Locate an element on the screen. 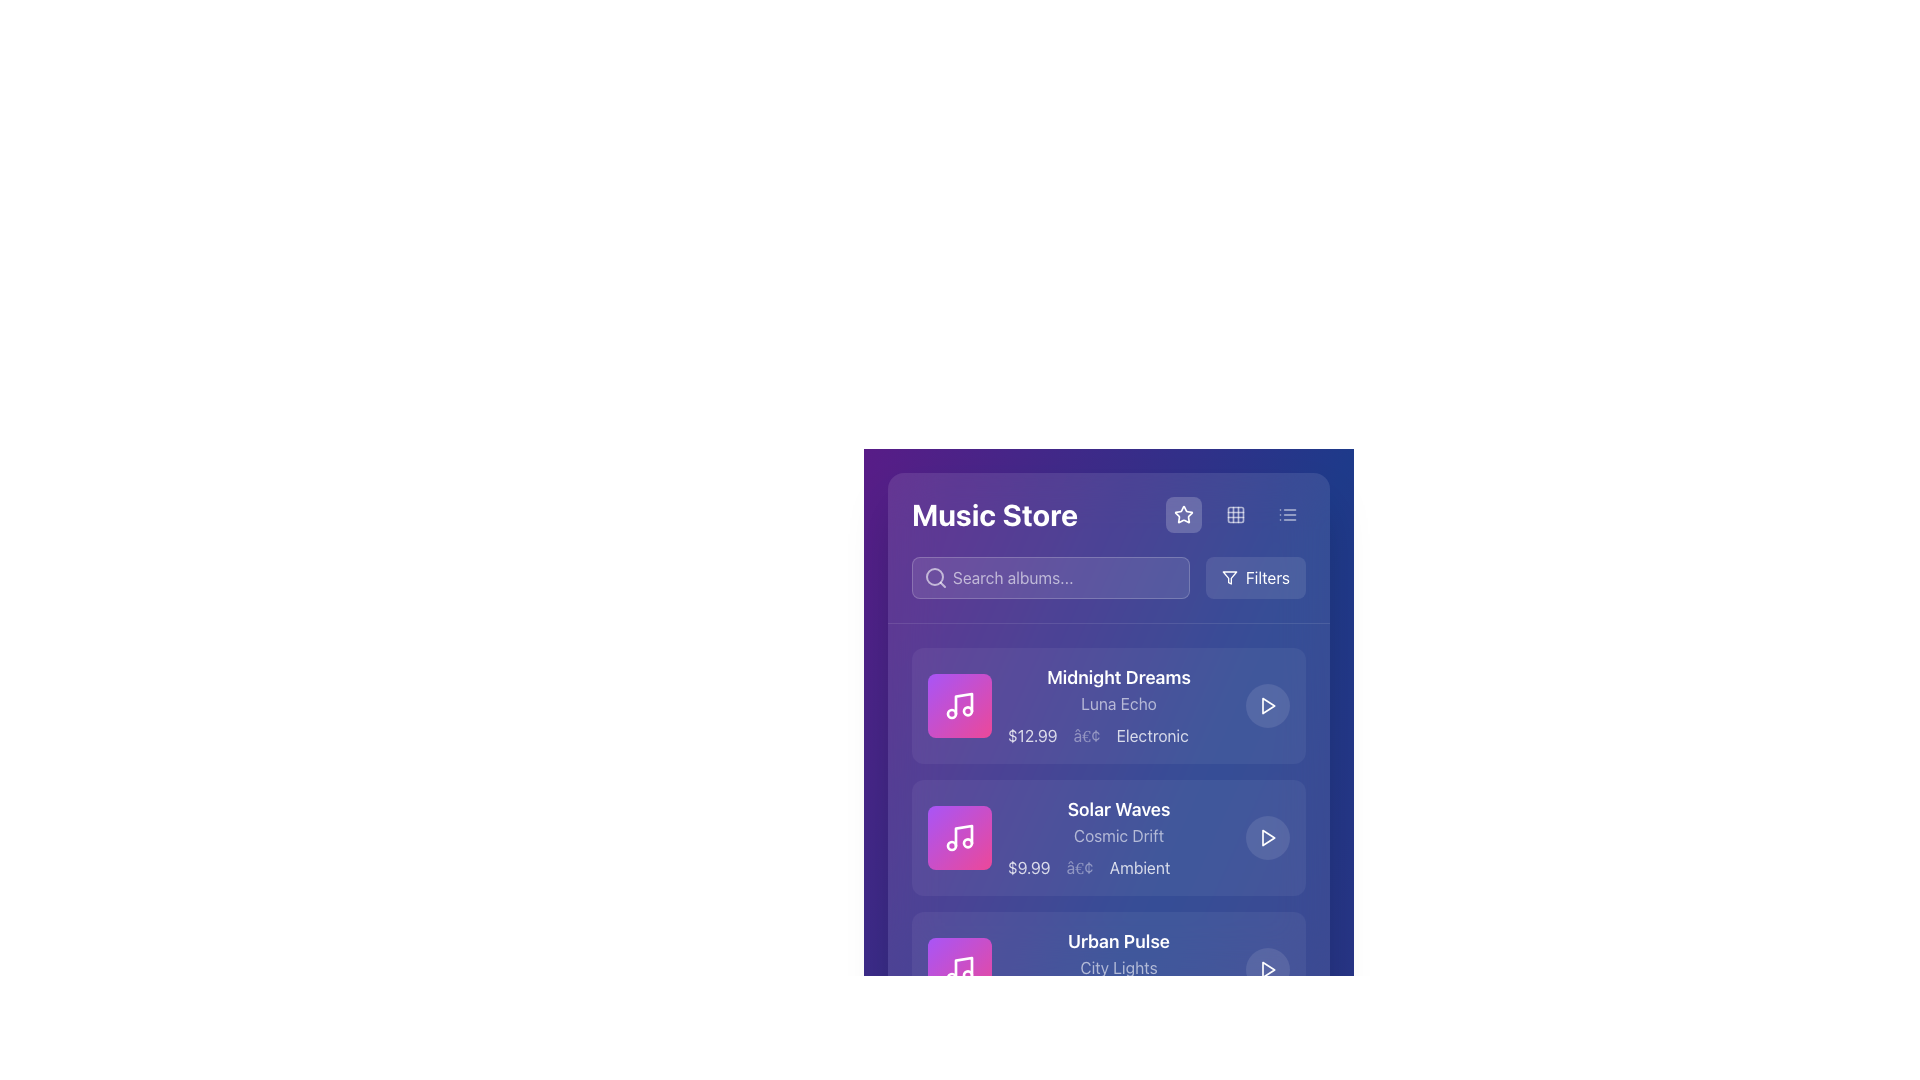 The height and width of the screenshot is (1080, 1920). the text input field located at the top-left section of the main interface, just below the 'Music Store' header, to focus and start typing a query is located at coordinates (1049, 578).